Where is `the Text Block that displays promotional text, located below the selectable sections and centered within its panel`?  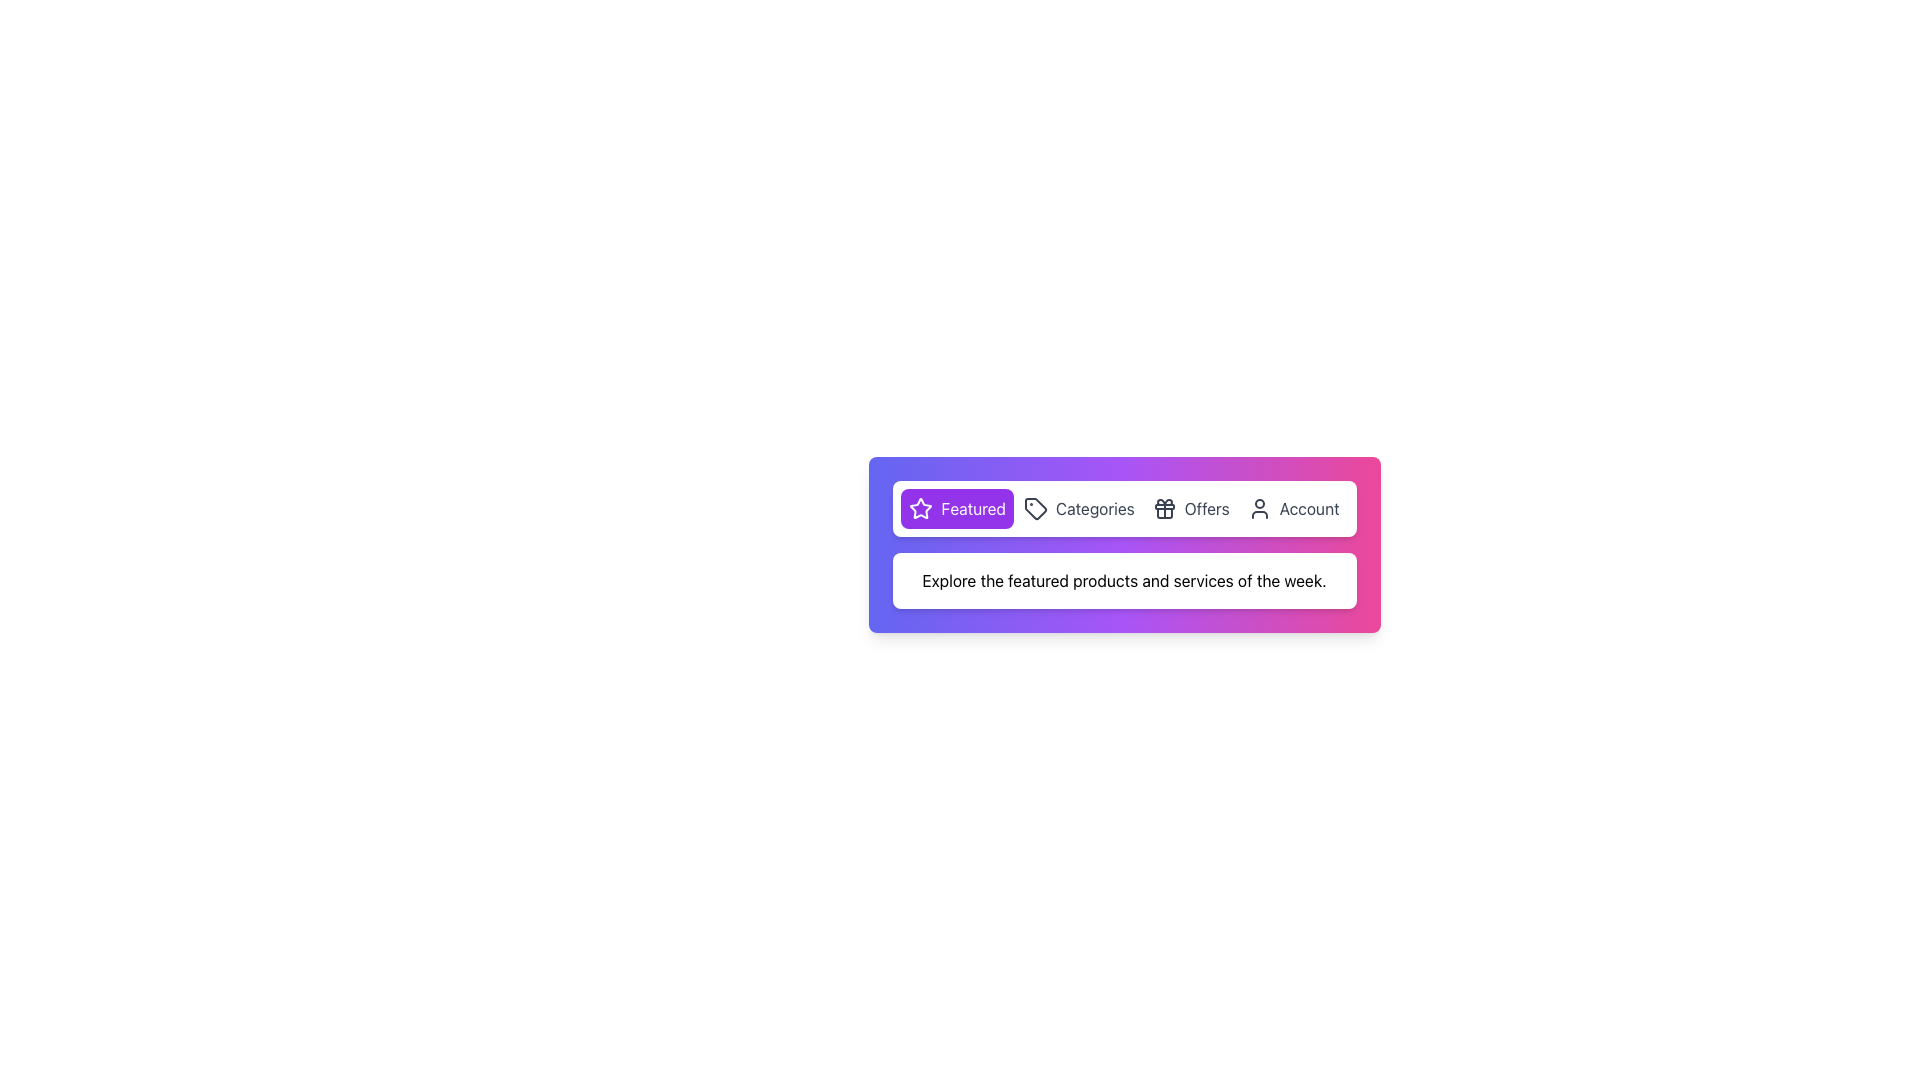
the Text Block that displays promotional text, located below the selectable sections and centered within its panel is located at coordinates (1124, 581).